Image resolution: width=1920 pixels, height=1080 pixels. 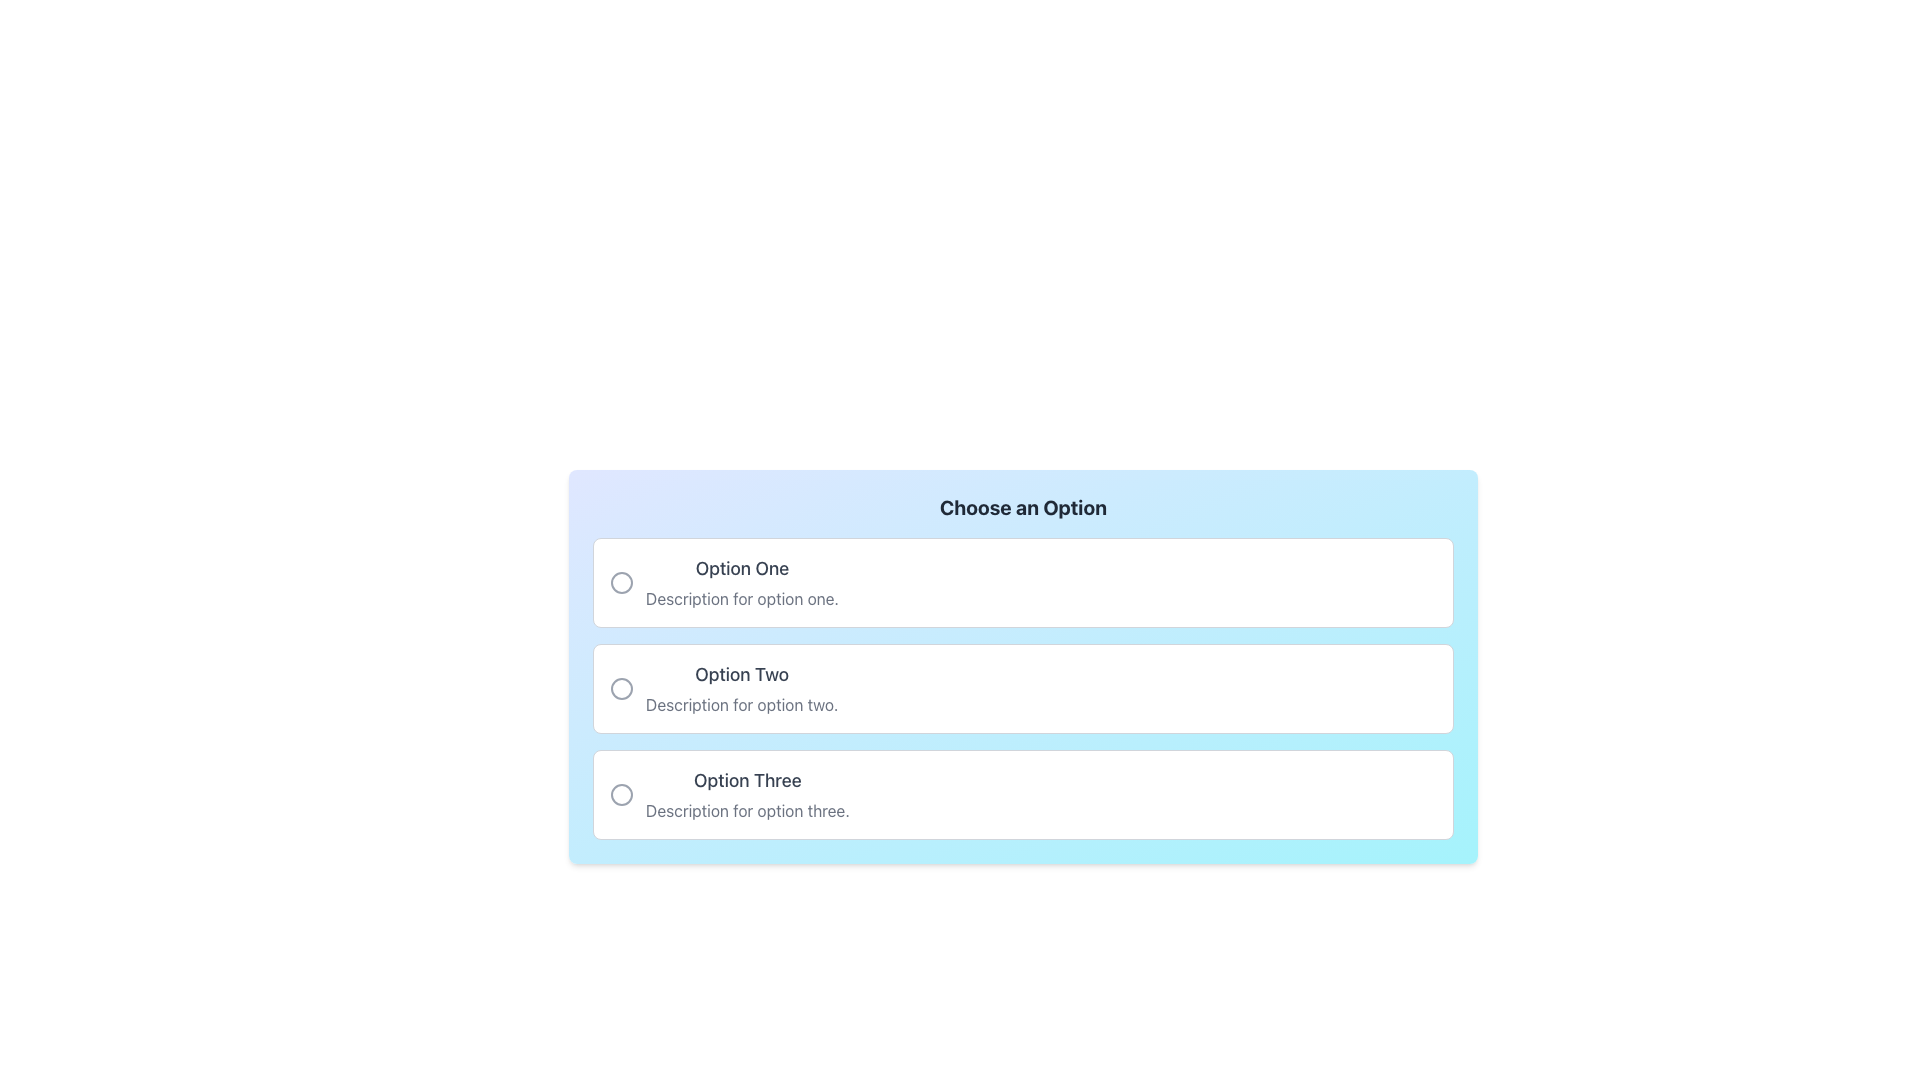 What do you see at coordinates (621, 688) in the screenshot?
I see `the circular indicator or state icon with a gray outline, located in the middle of the second row of options in the 'Choose an Option' list, representing 'Option Two'` at bounding box center [621, 688].